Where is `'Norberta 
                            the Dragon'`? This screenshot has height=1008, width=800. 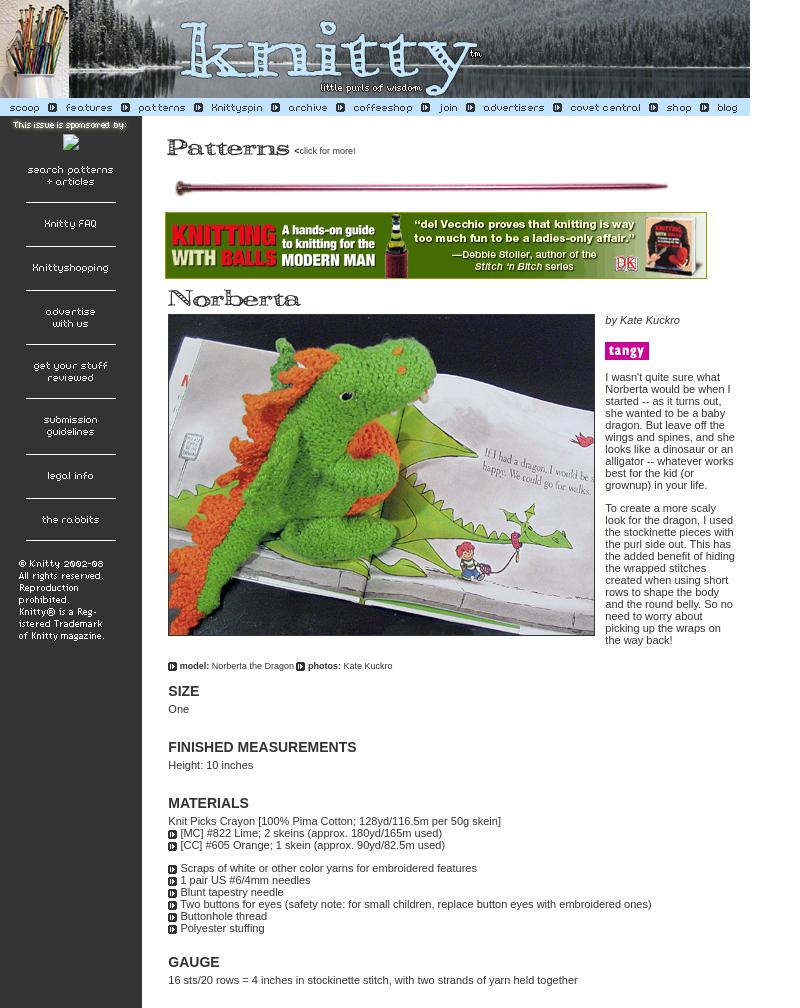 'Norberta 
                            the Dragon' is located at coordinates (252, 665).